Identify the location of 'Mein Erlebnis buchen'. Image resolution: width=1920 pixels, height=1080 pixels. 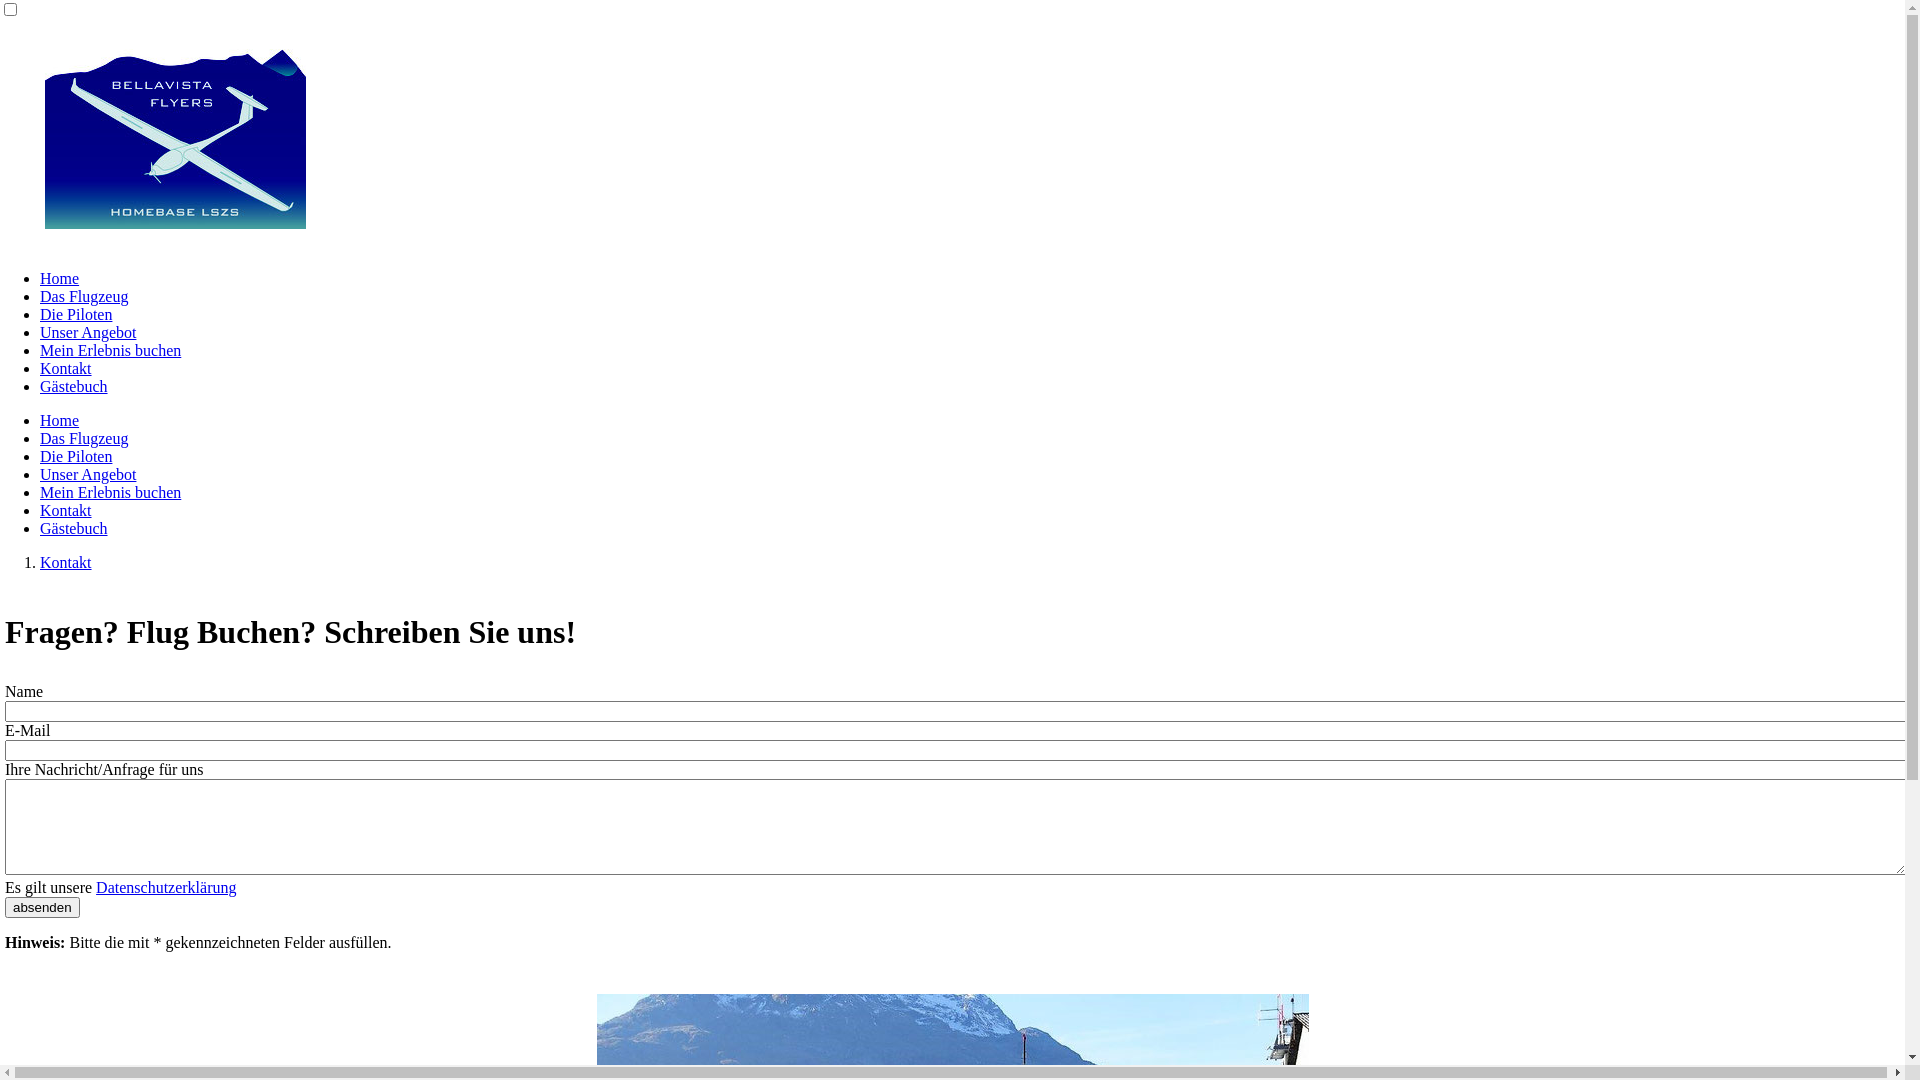
(109, 492).